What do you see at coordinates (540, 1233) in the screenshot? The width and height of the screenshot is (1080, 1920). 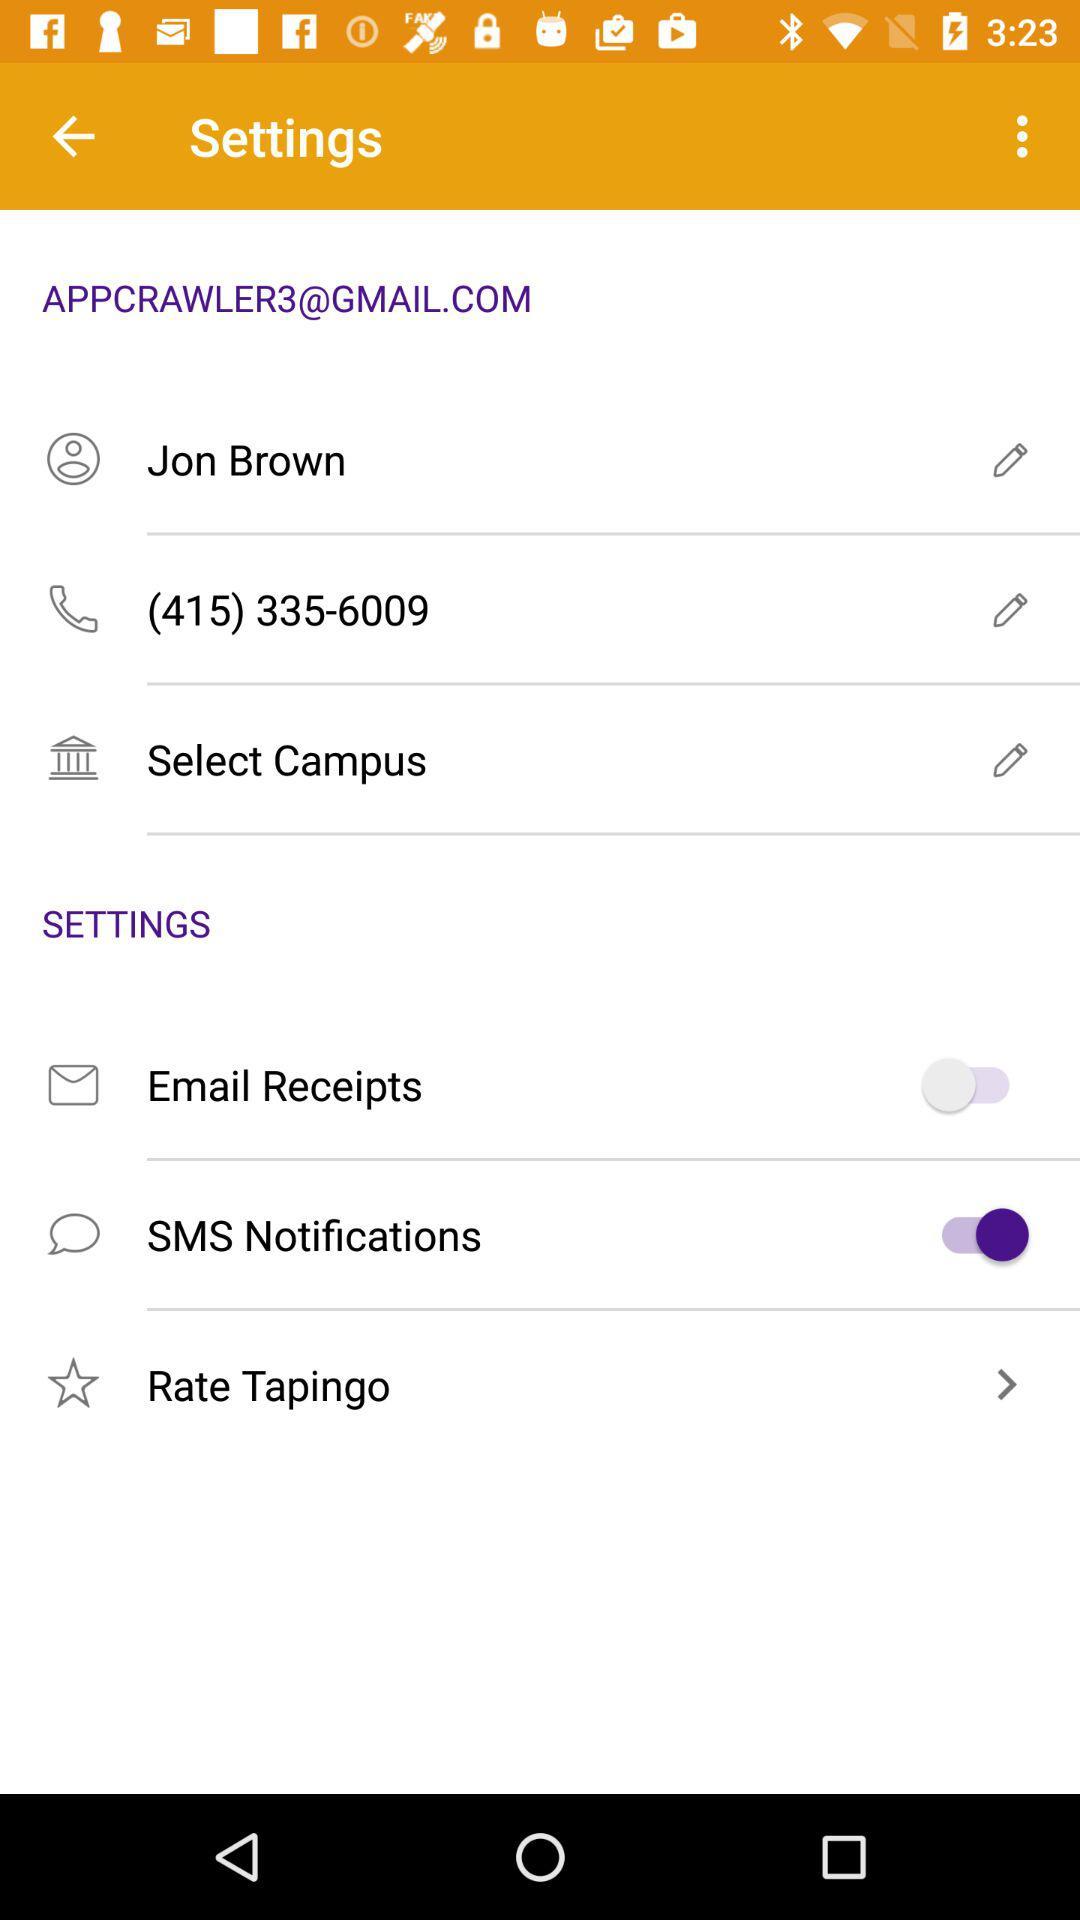 I see `the icon below email receipts item` at bounding box center [540, 1233].